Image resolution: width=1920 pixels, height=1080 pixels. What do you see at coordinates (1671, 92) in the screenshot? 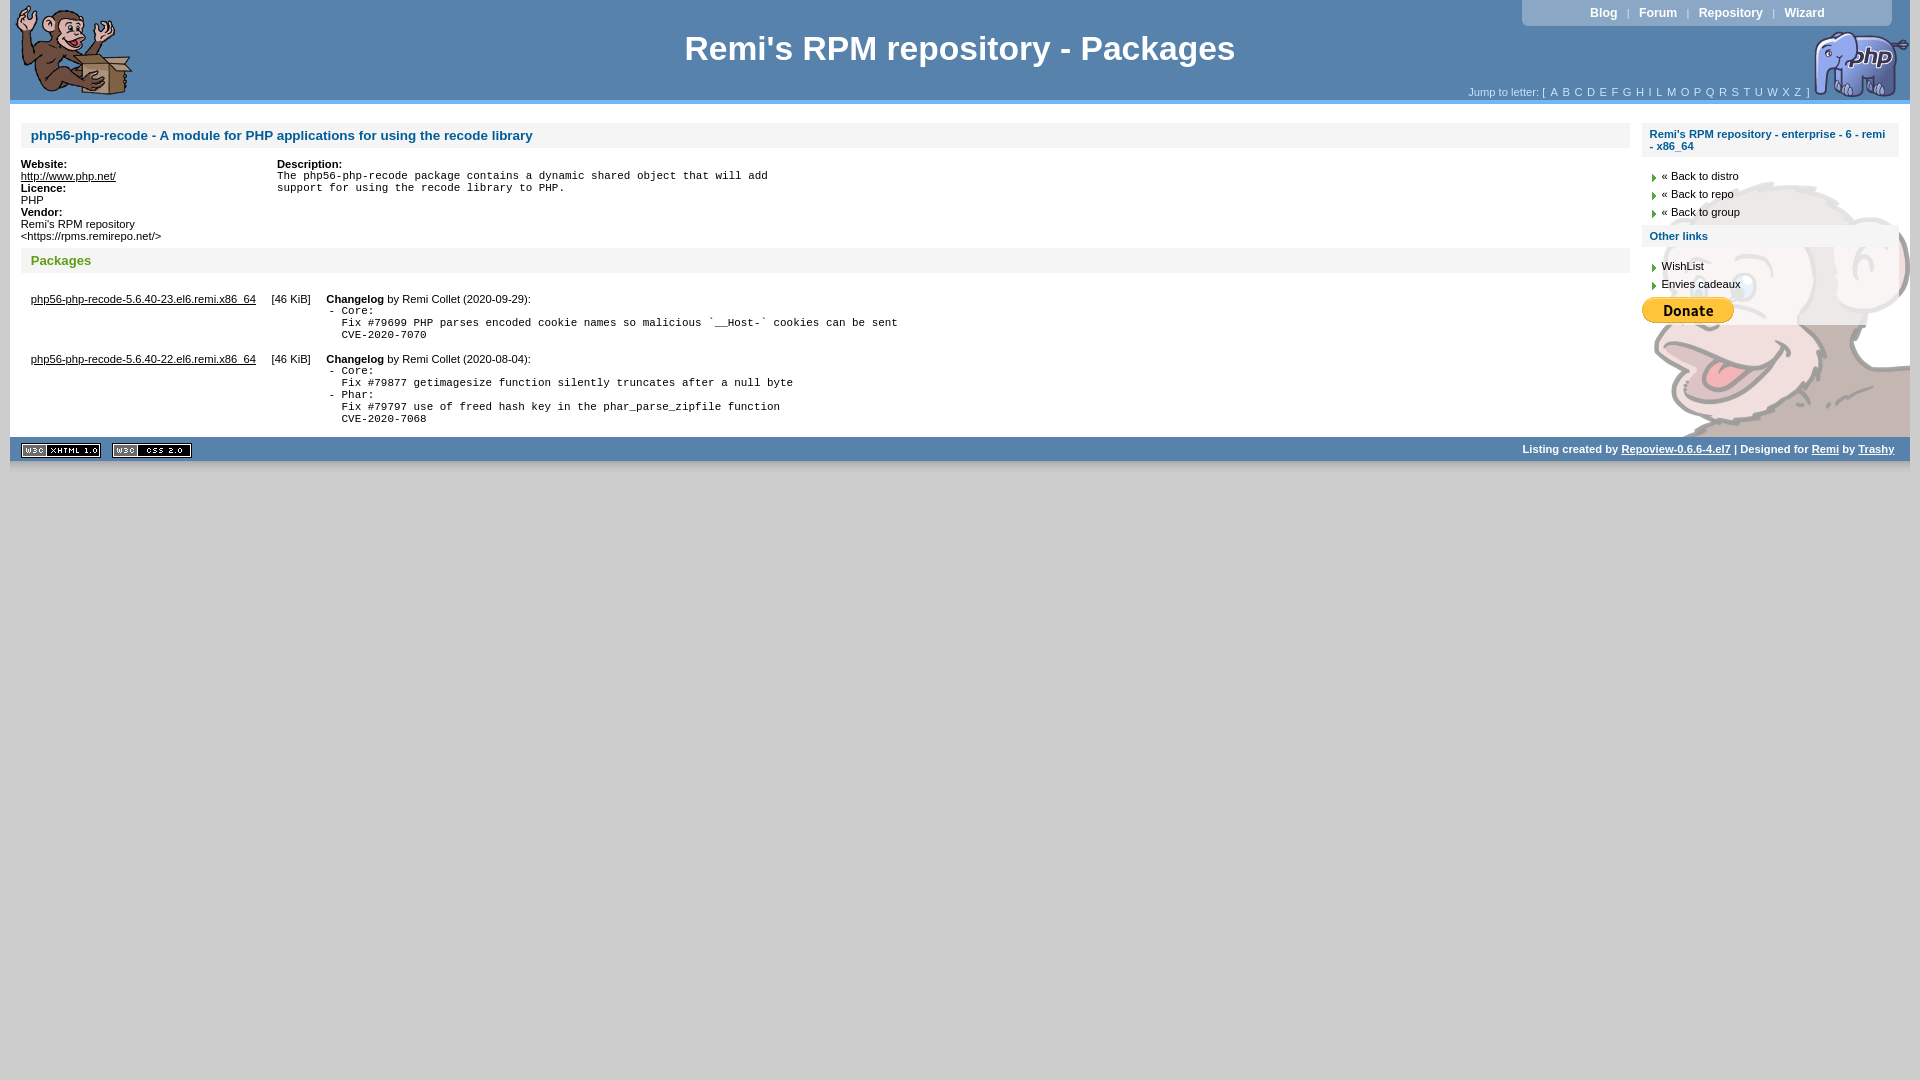
I see `'M'` at bounding box center [1671, 92].